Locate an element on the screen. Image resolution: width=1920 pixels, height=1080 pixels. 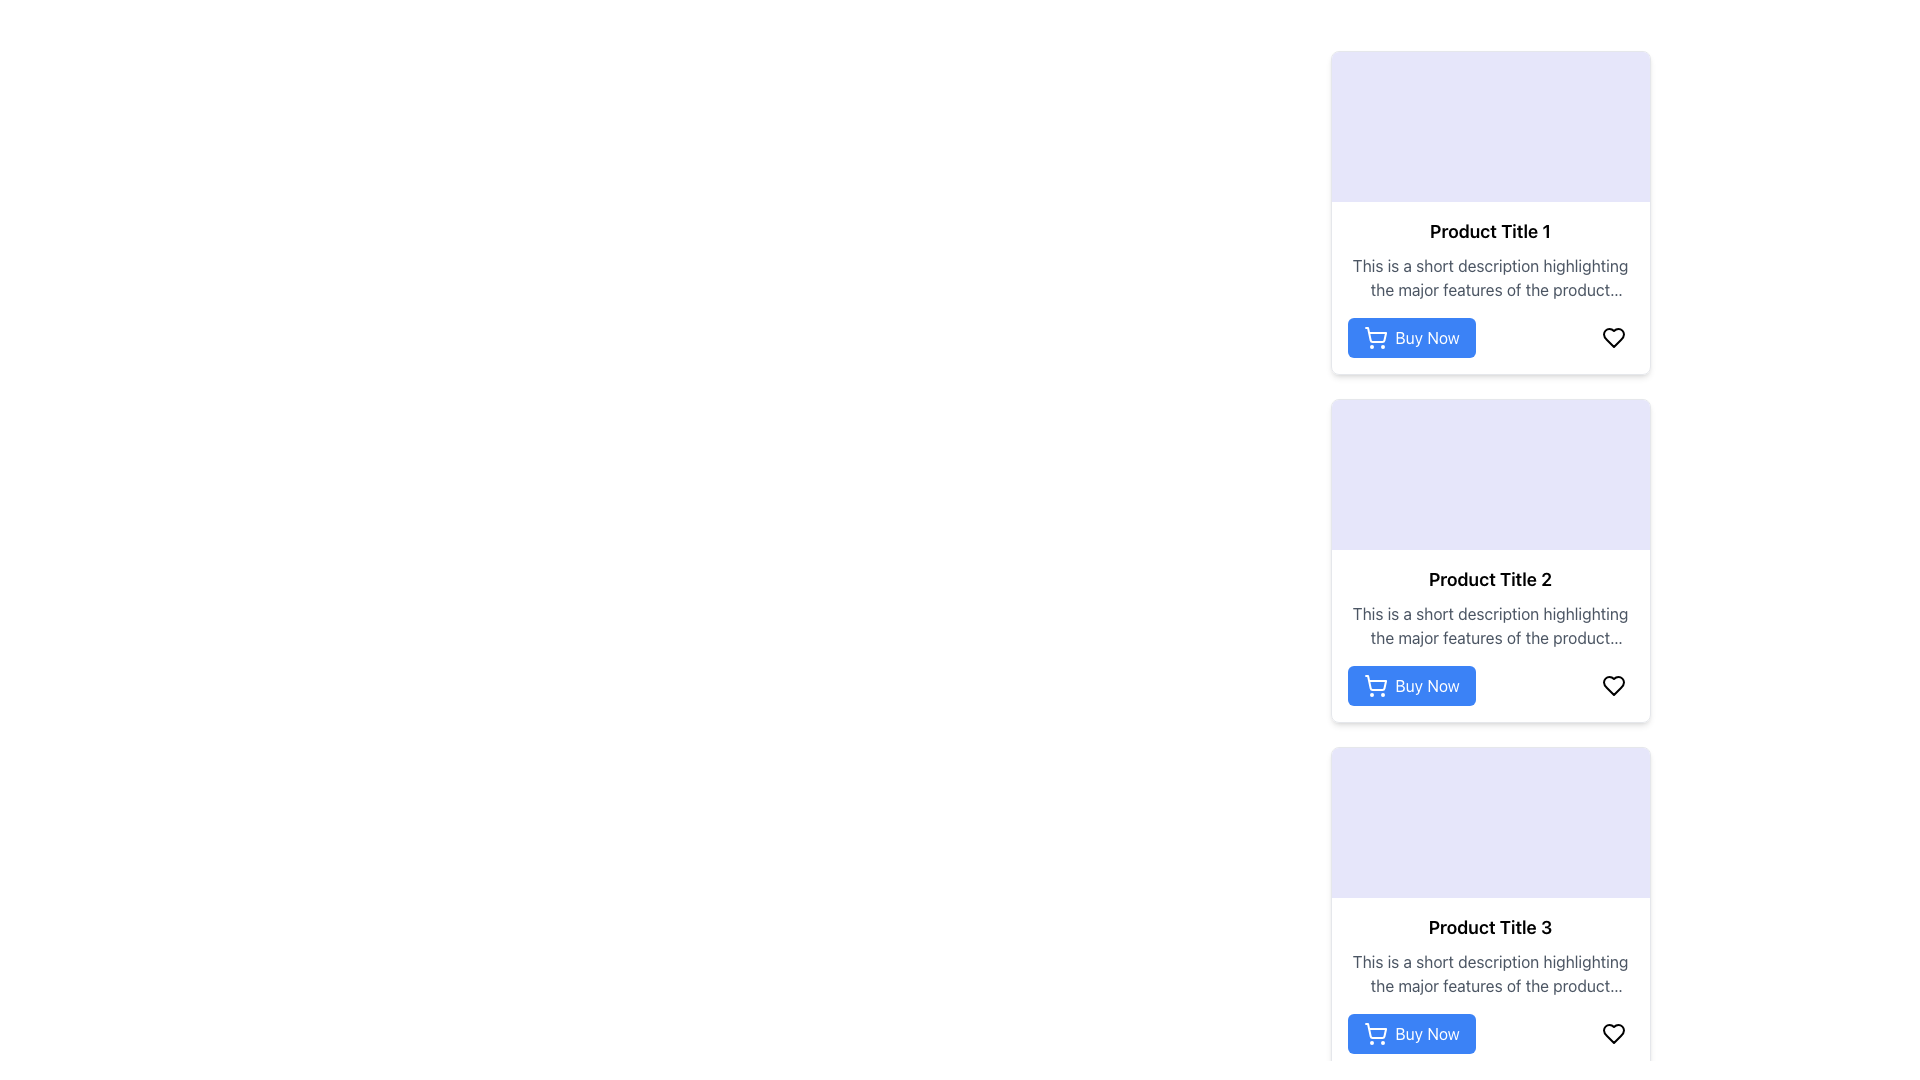
the heart-shaped icon button located to the right of the 'Buy Now' button for 'Product Title 2' is located at coordinates (1613, 685).